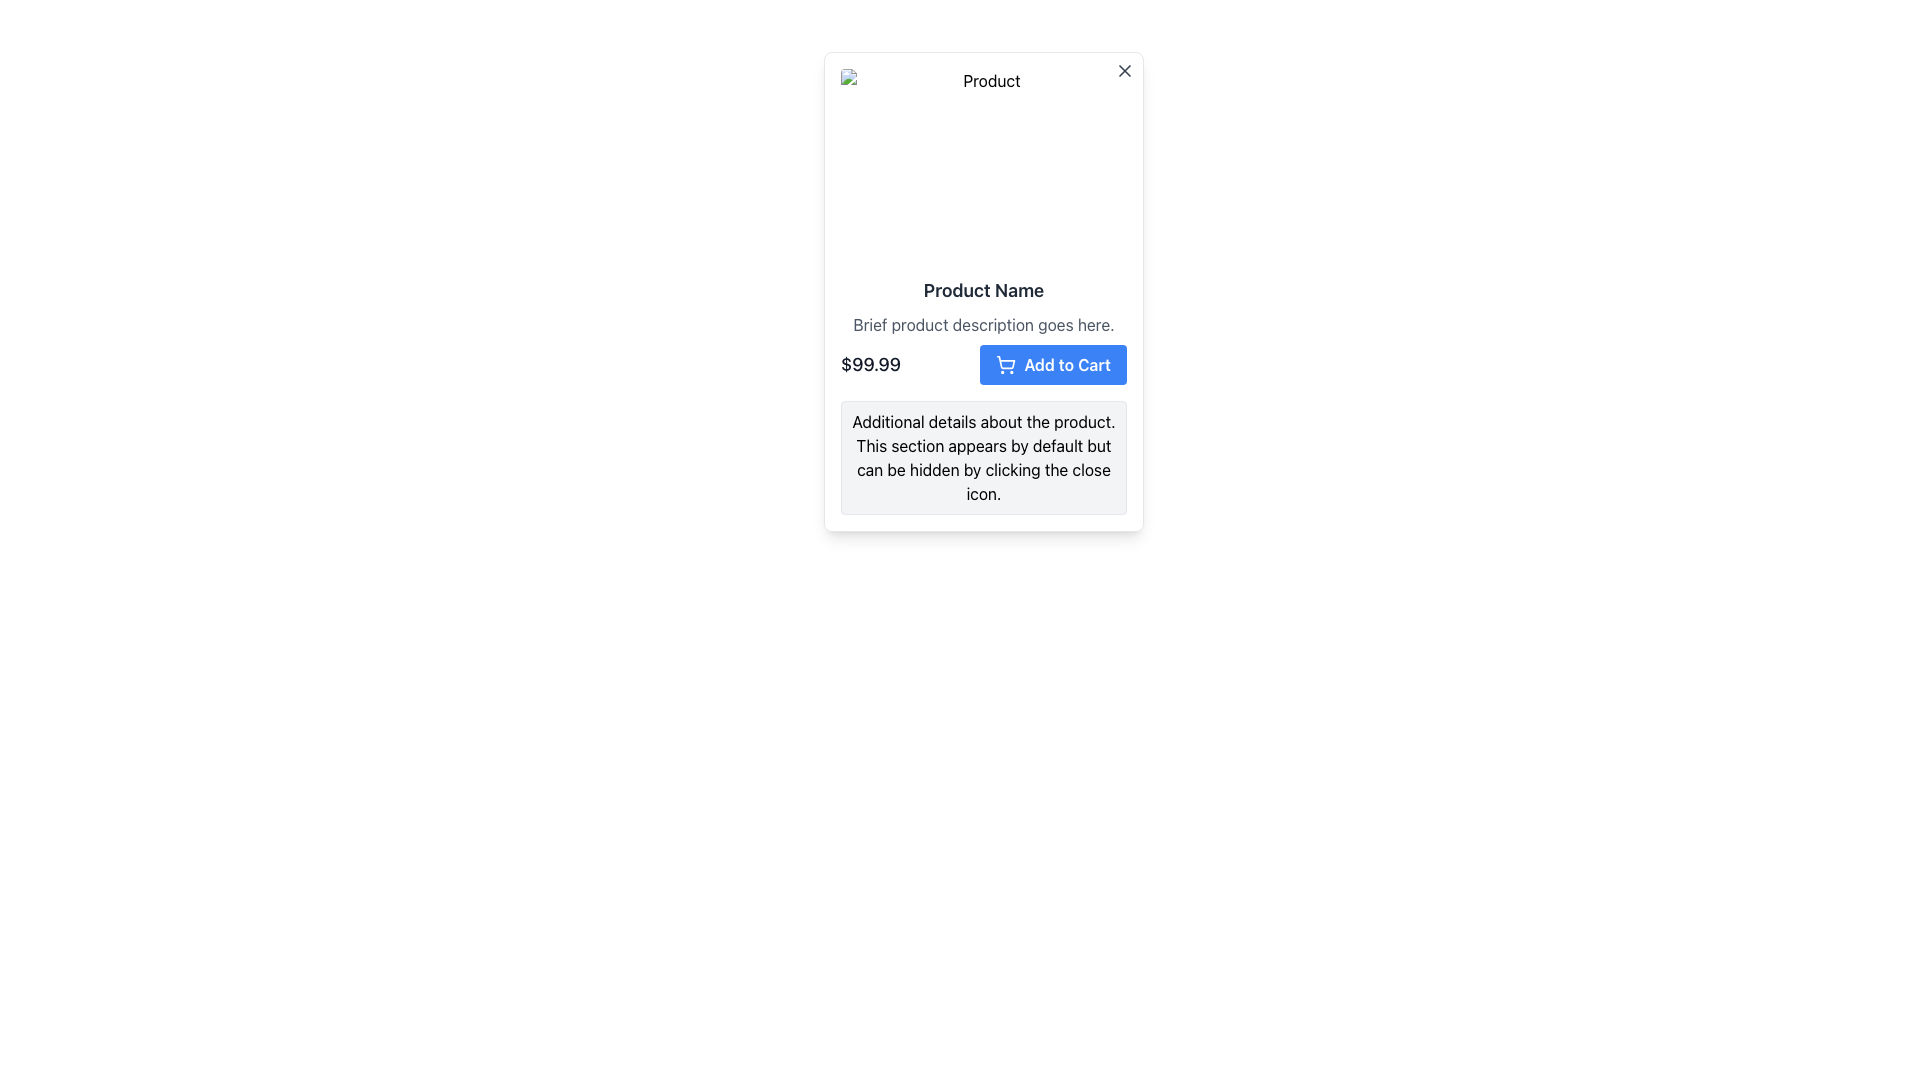  What do you see at coordinates (1006, 362) in the screenshot?
I see `the cart icon which is a monochromatic outline positioned inside the 'Add to Cart' button` at bounding box center [1006, 362].